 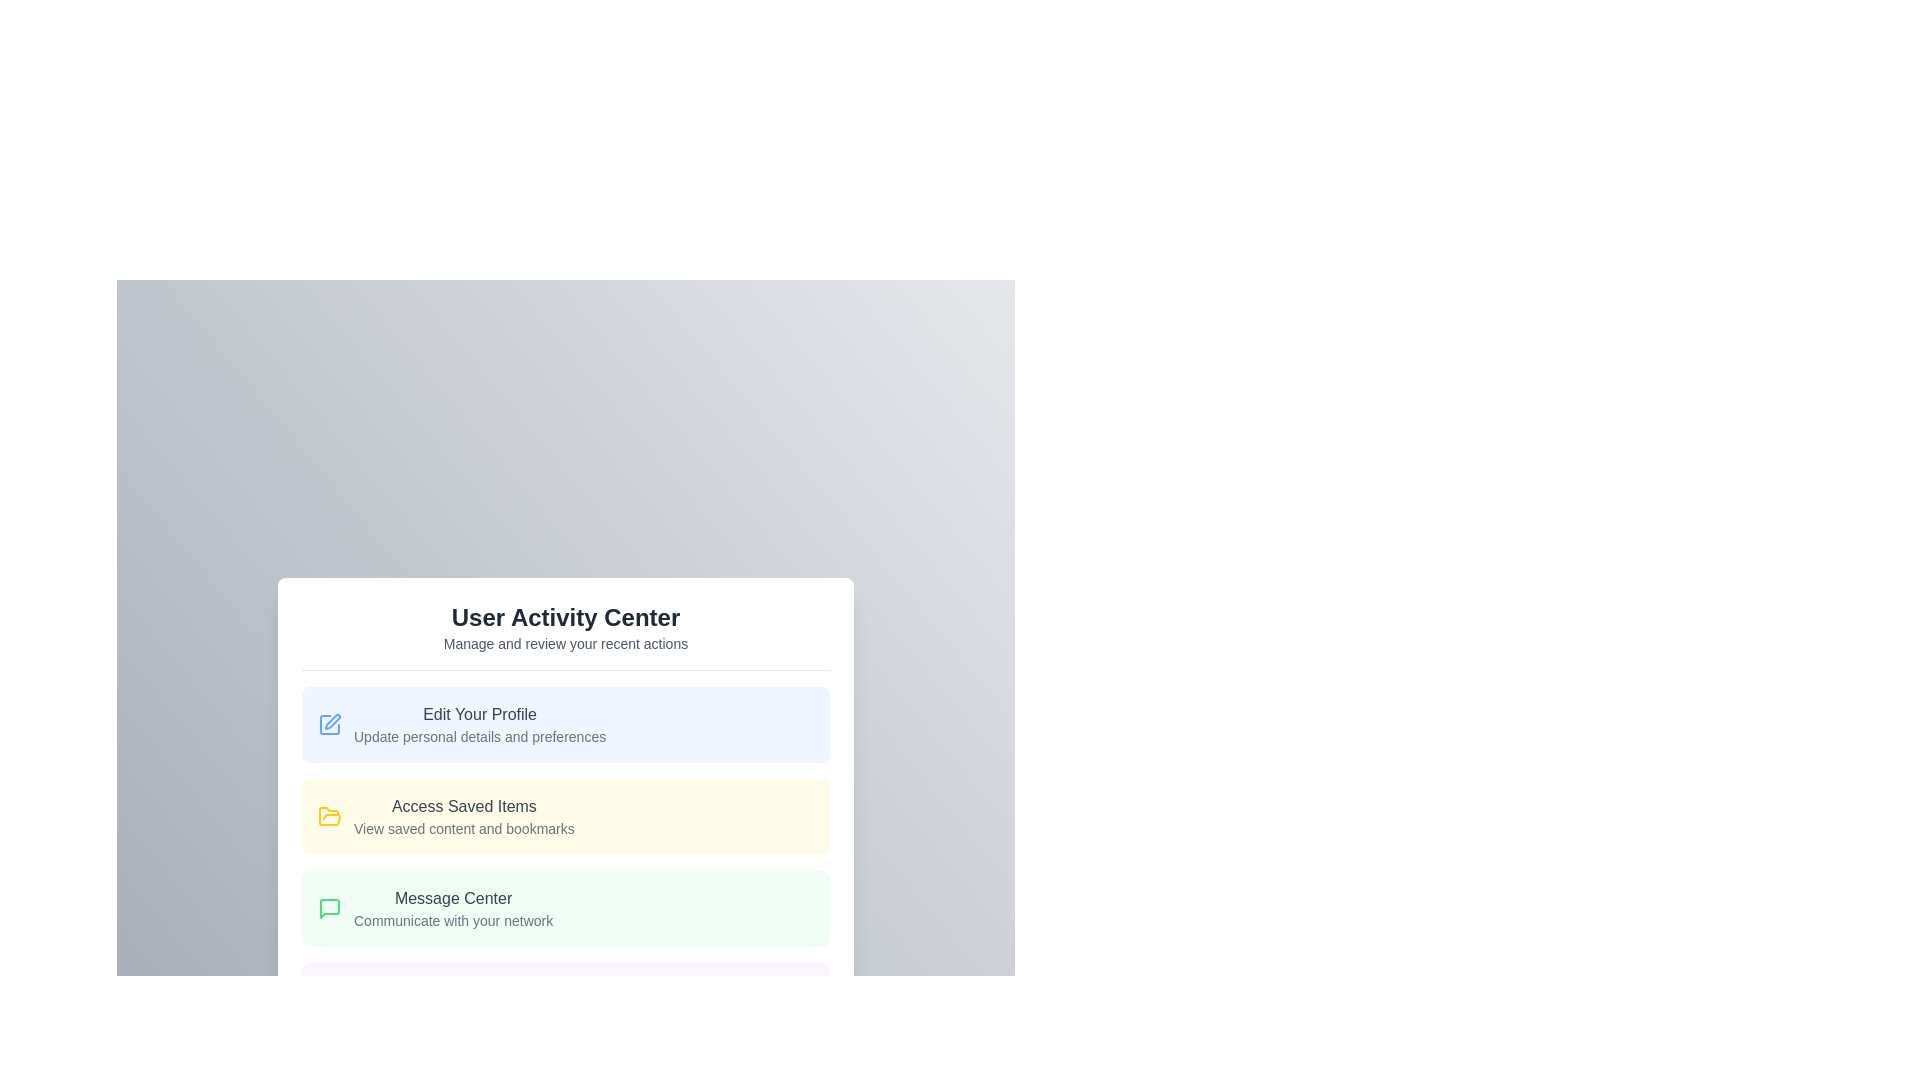 What do you see at coordinates (463, 828) in the screenshot?
I see `the informational text located beneath the bold header 'Access Saved Items' in the yellow section, which provides details about viewing saved content and bookmarks` at bounding box center [463, 828].